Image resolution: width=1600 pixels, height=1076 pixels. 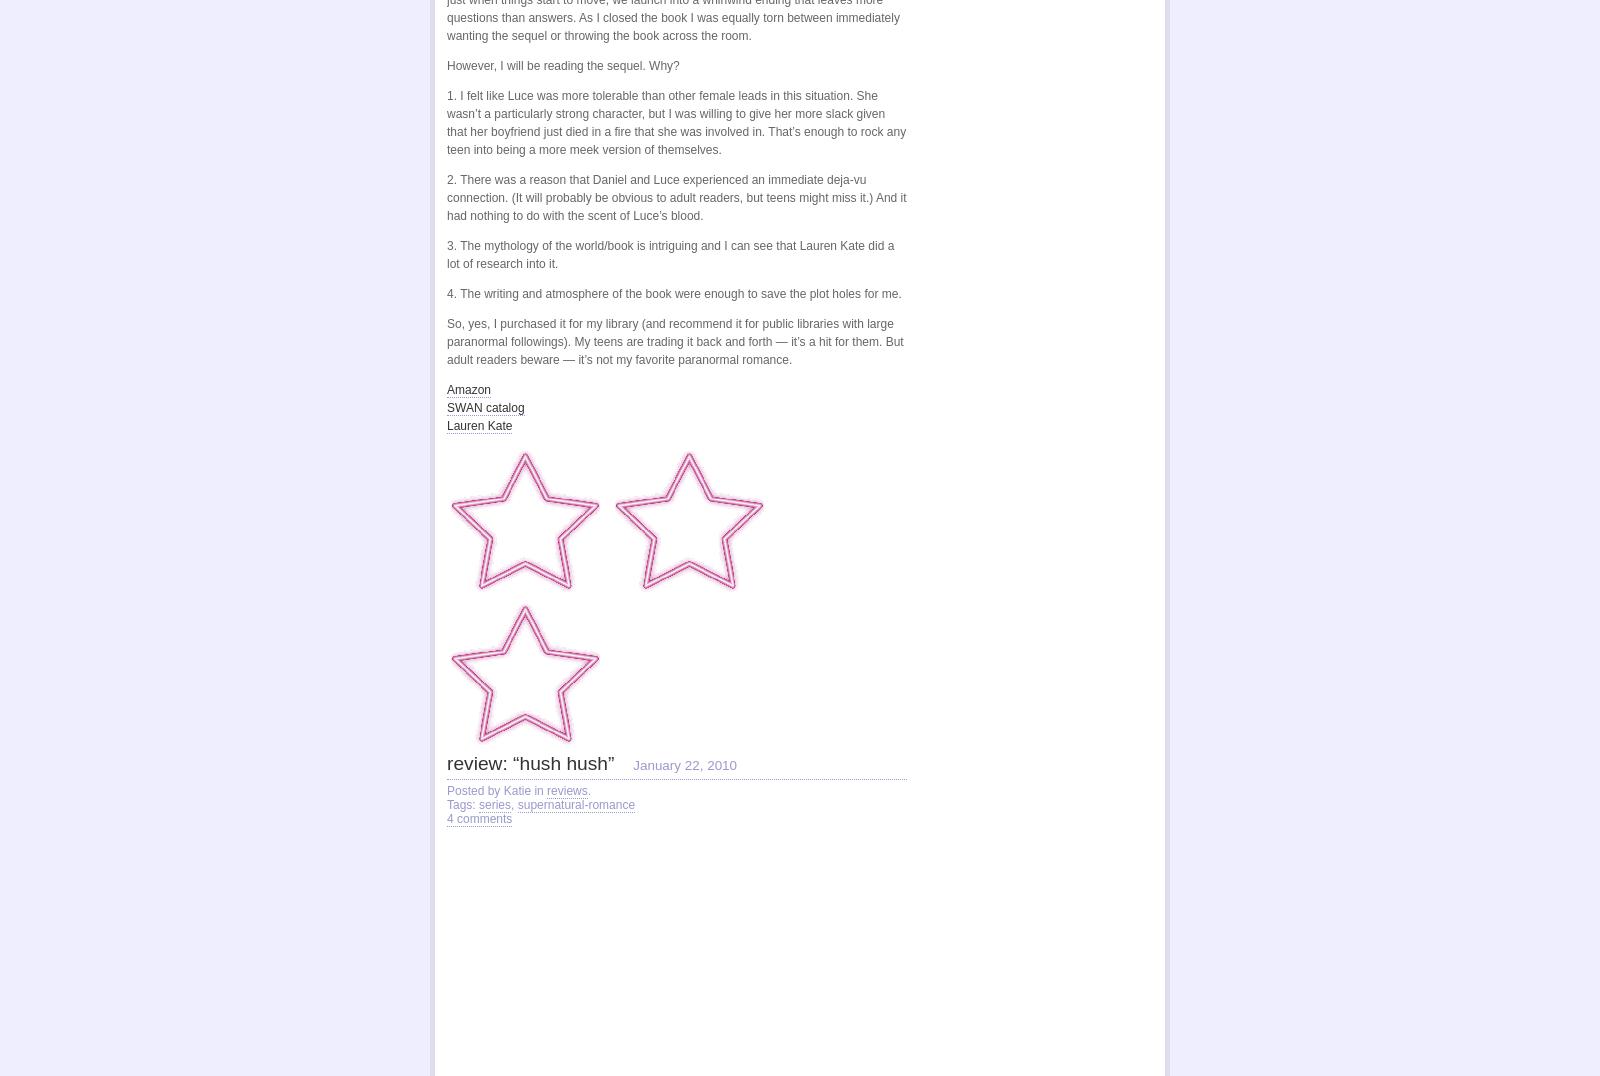 What do you see at coordinates (478, 421) in the screenshot?
I see `'Lauren Kate'` at bounding box center [478, 421].